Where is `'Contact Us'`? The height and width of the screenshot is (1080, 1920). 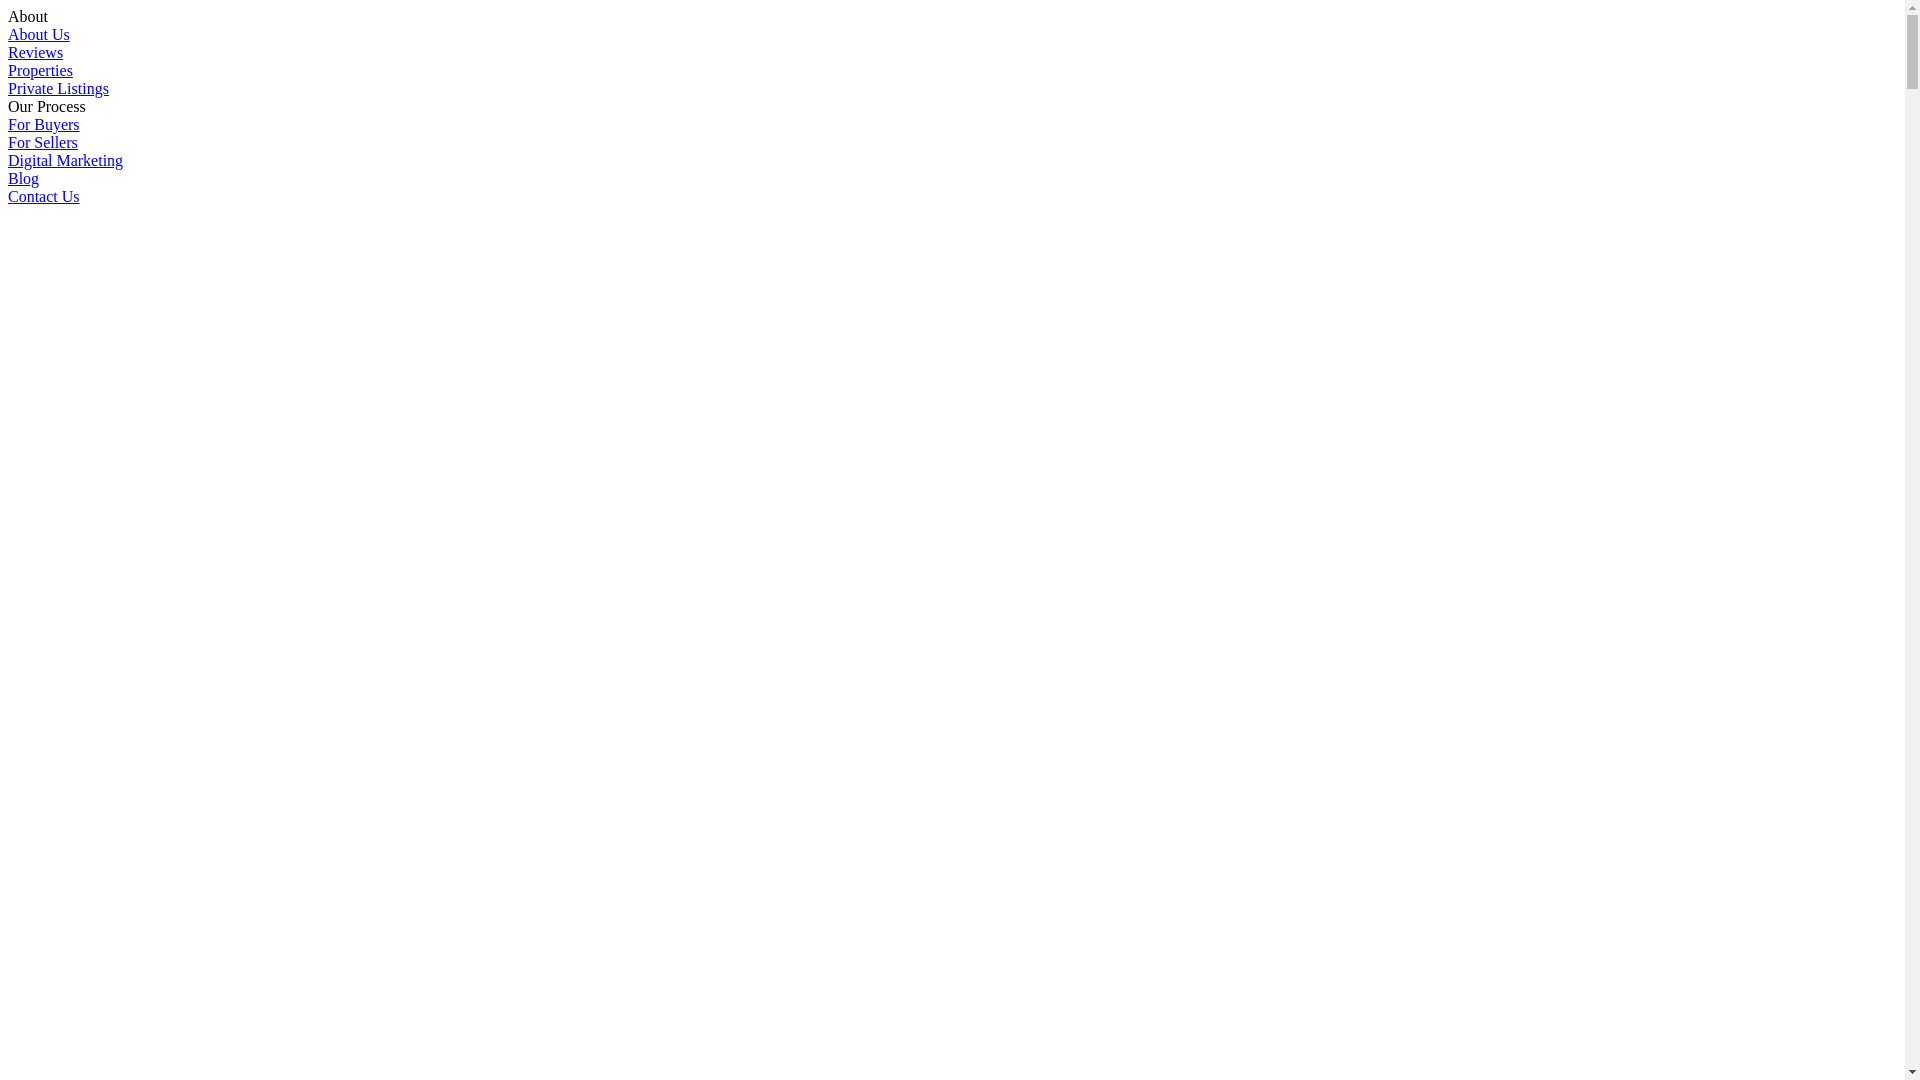
'Contact Us' is located at coordinates (43, 196).